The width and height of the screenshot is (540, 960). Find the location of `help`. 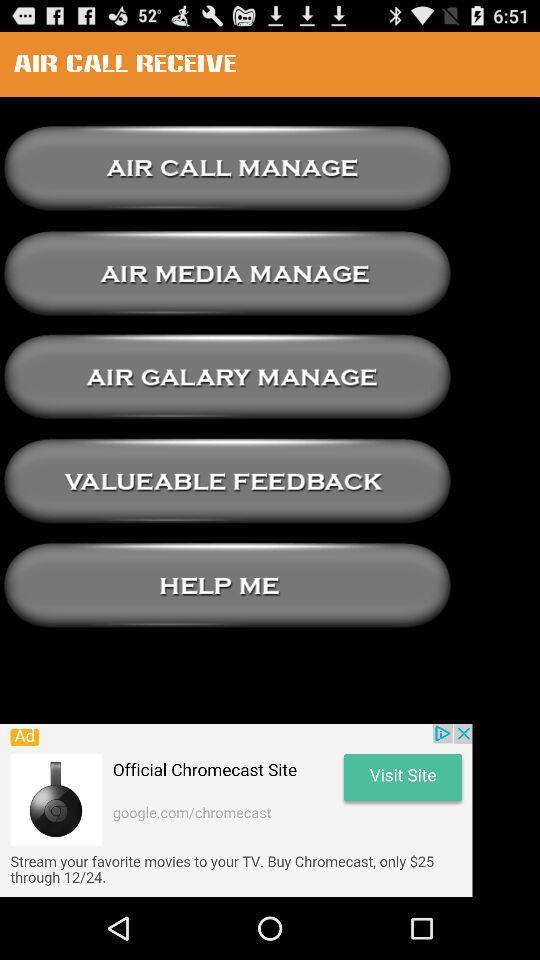

help is located at coordinates (226, 585).